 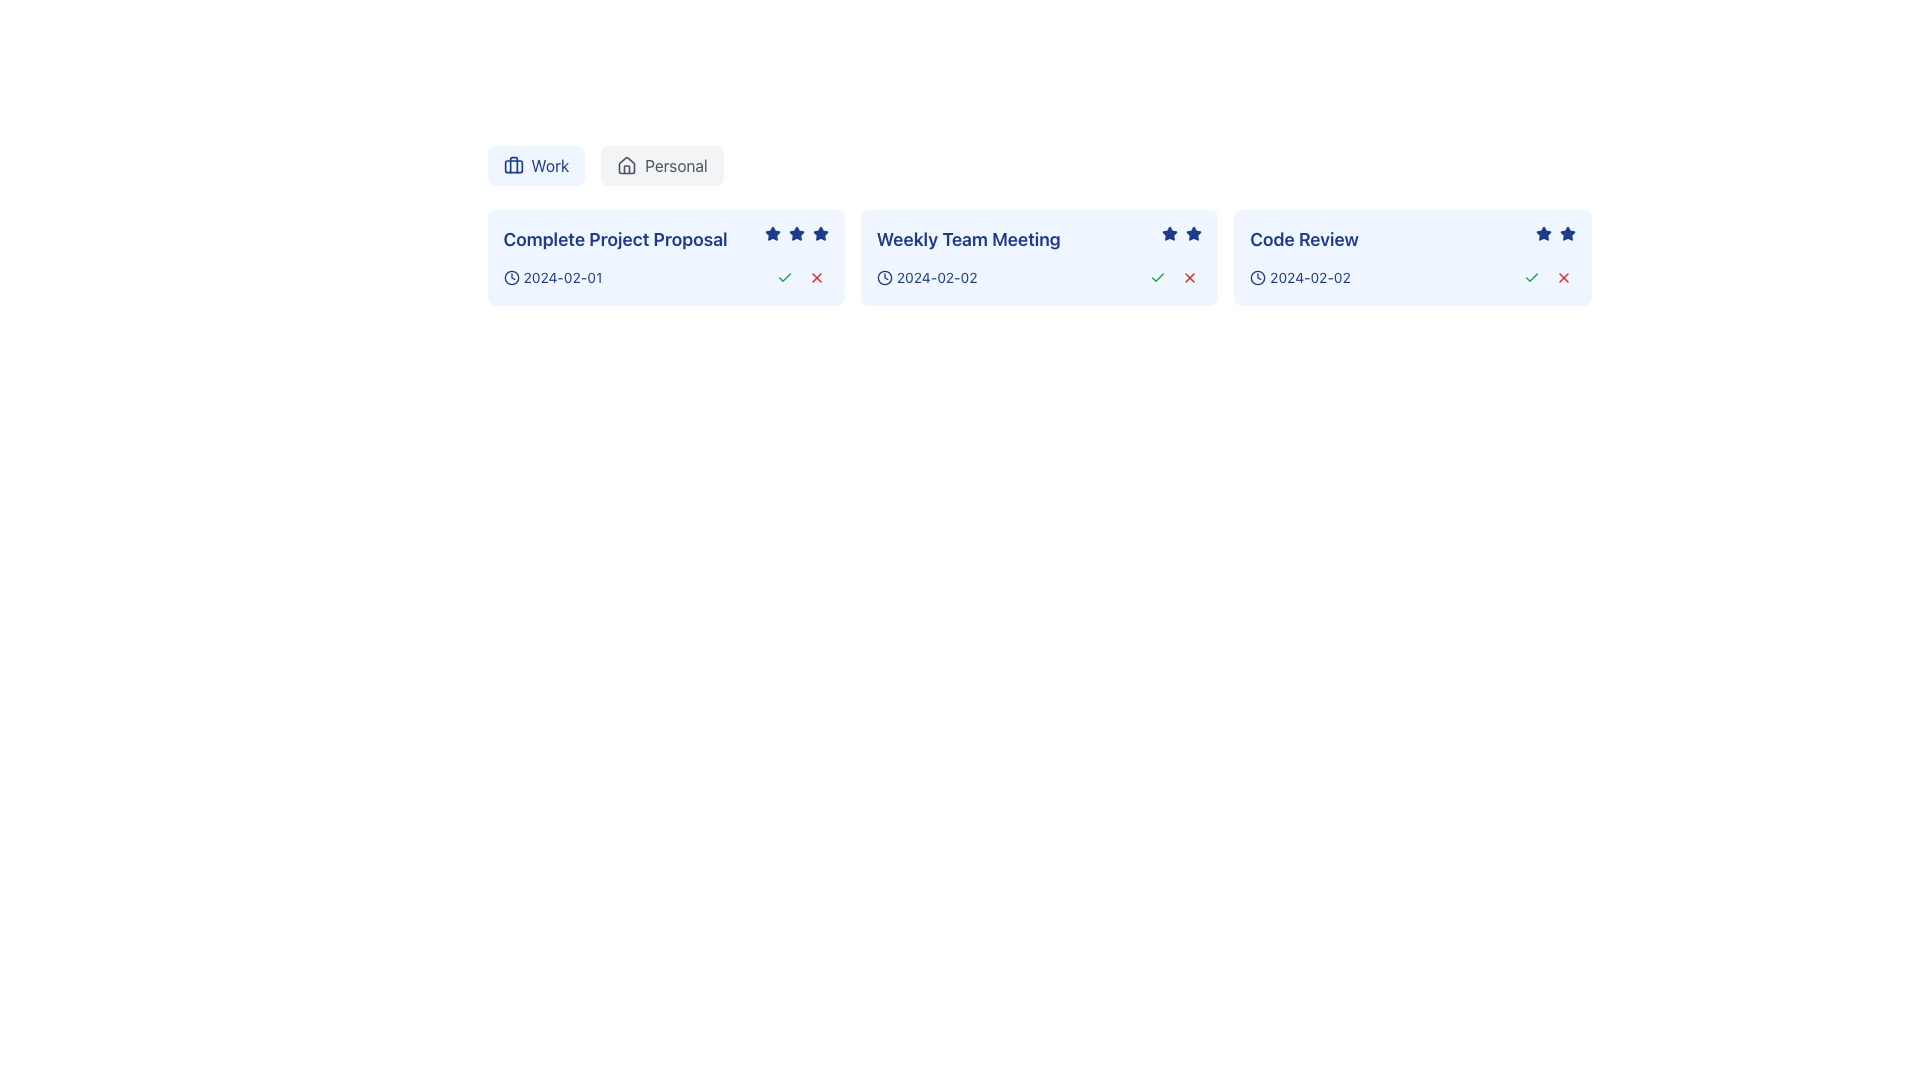 What do you see at coordinates (795, 232) in the screenshot?
I see `the star icon in the inline toolbar of the 'Complete Project Proposal' task` at bounding box center [795, 232].